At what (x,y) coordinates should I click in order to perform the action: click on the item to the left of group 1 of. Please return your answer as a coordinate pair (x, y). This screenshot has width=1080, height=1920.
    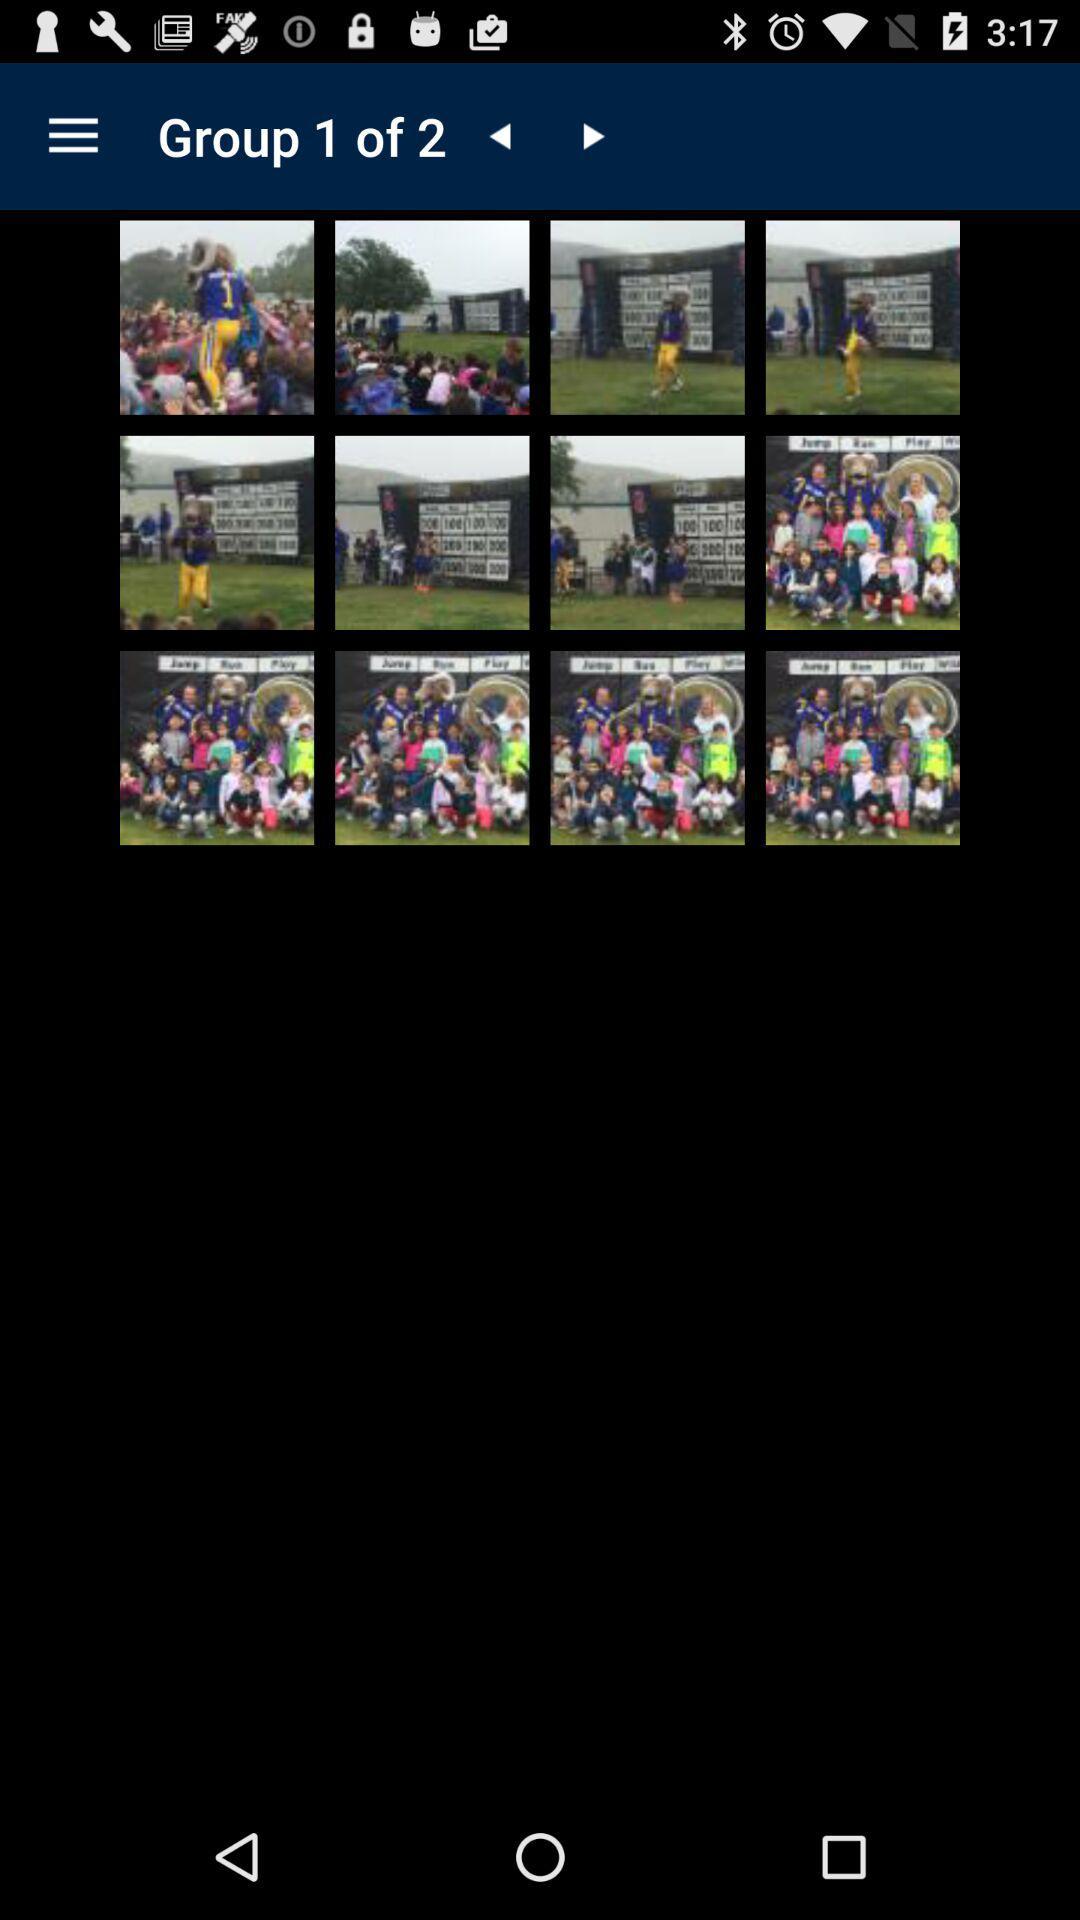
    Looking at the image, I should click on (72, 135).